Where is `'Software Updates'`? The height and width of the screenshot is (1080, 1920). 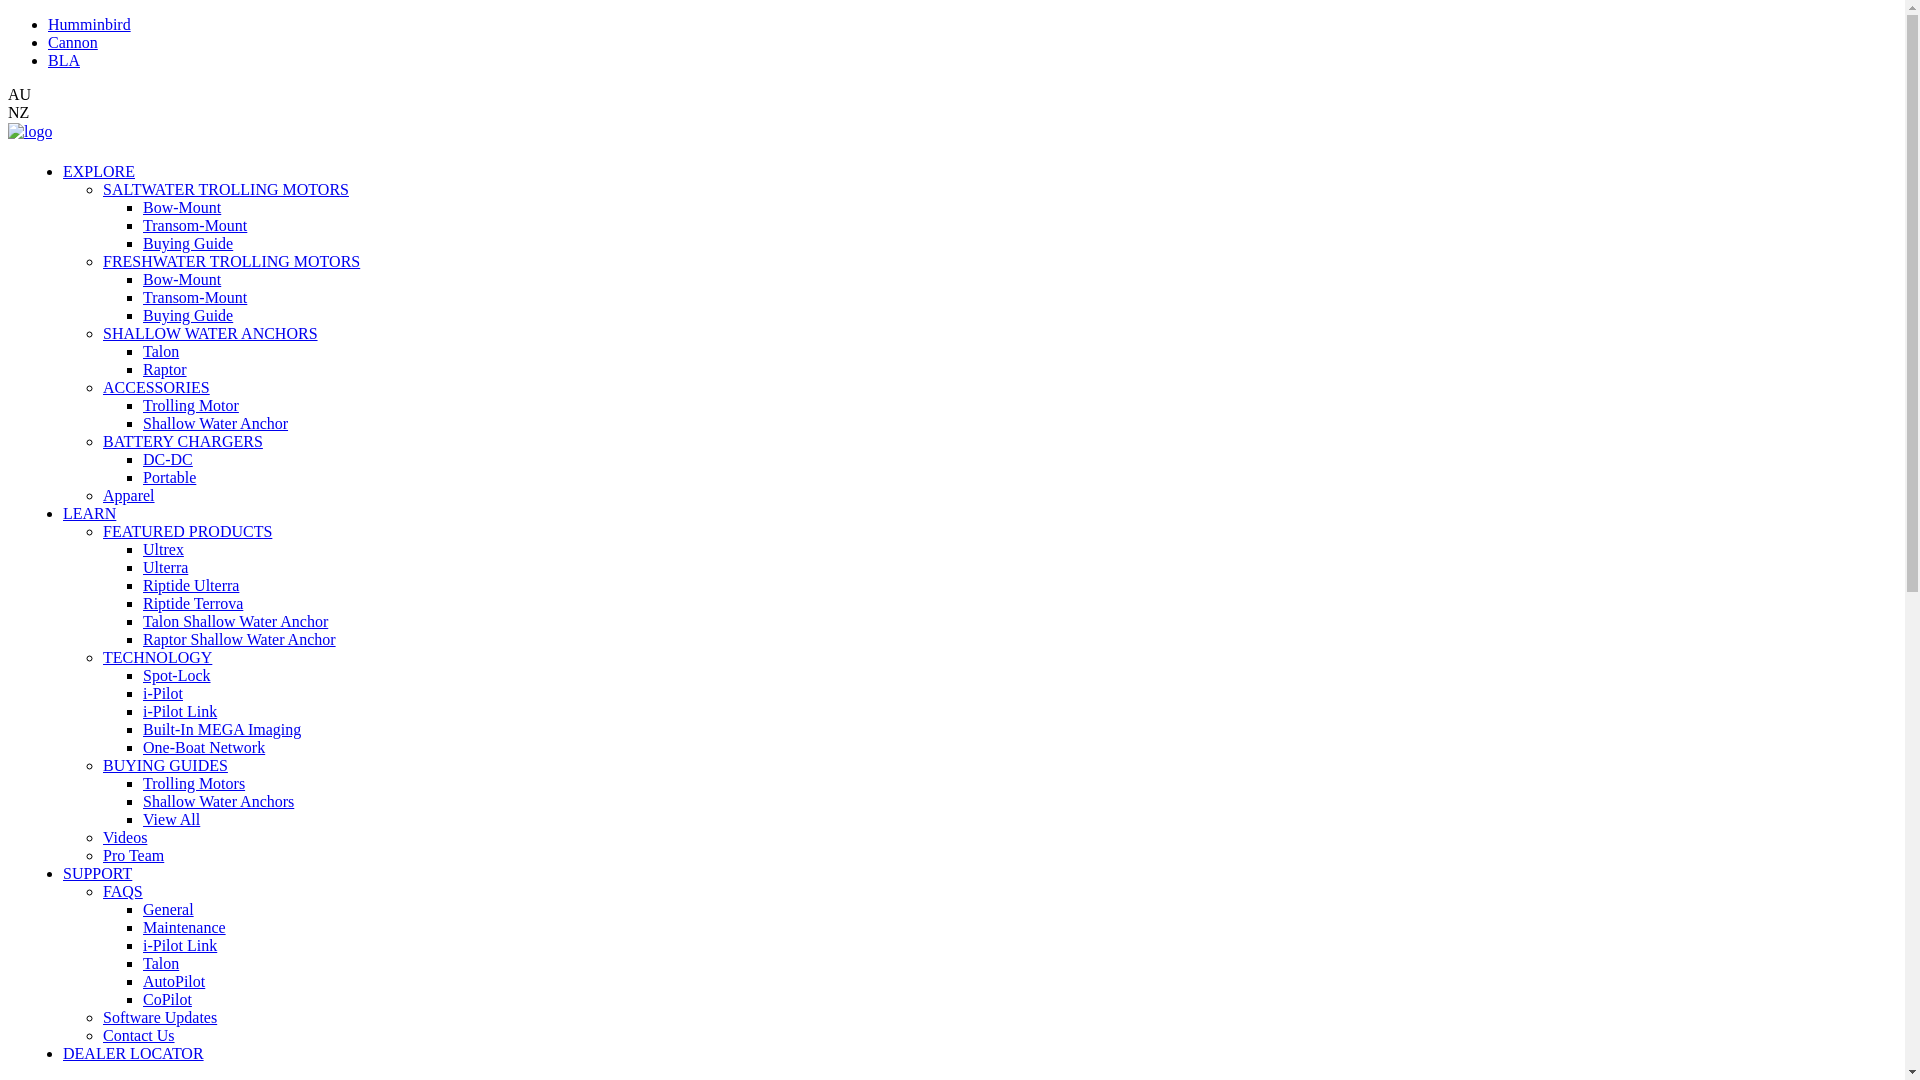
'Software Updates' is located at coordinates (158, 1017).